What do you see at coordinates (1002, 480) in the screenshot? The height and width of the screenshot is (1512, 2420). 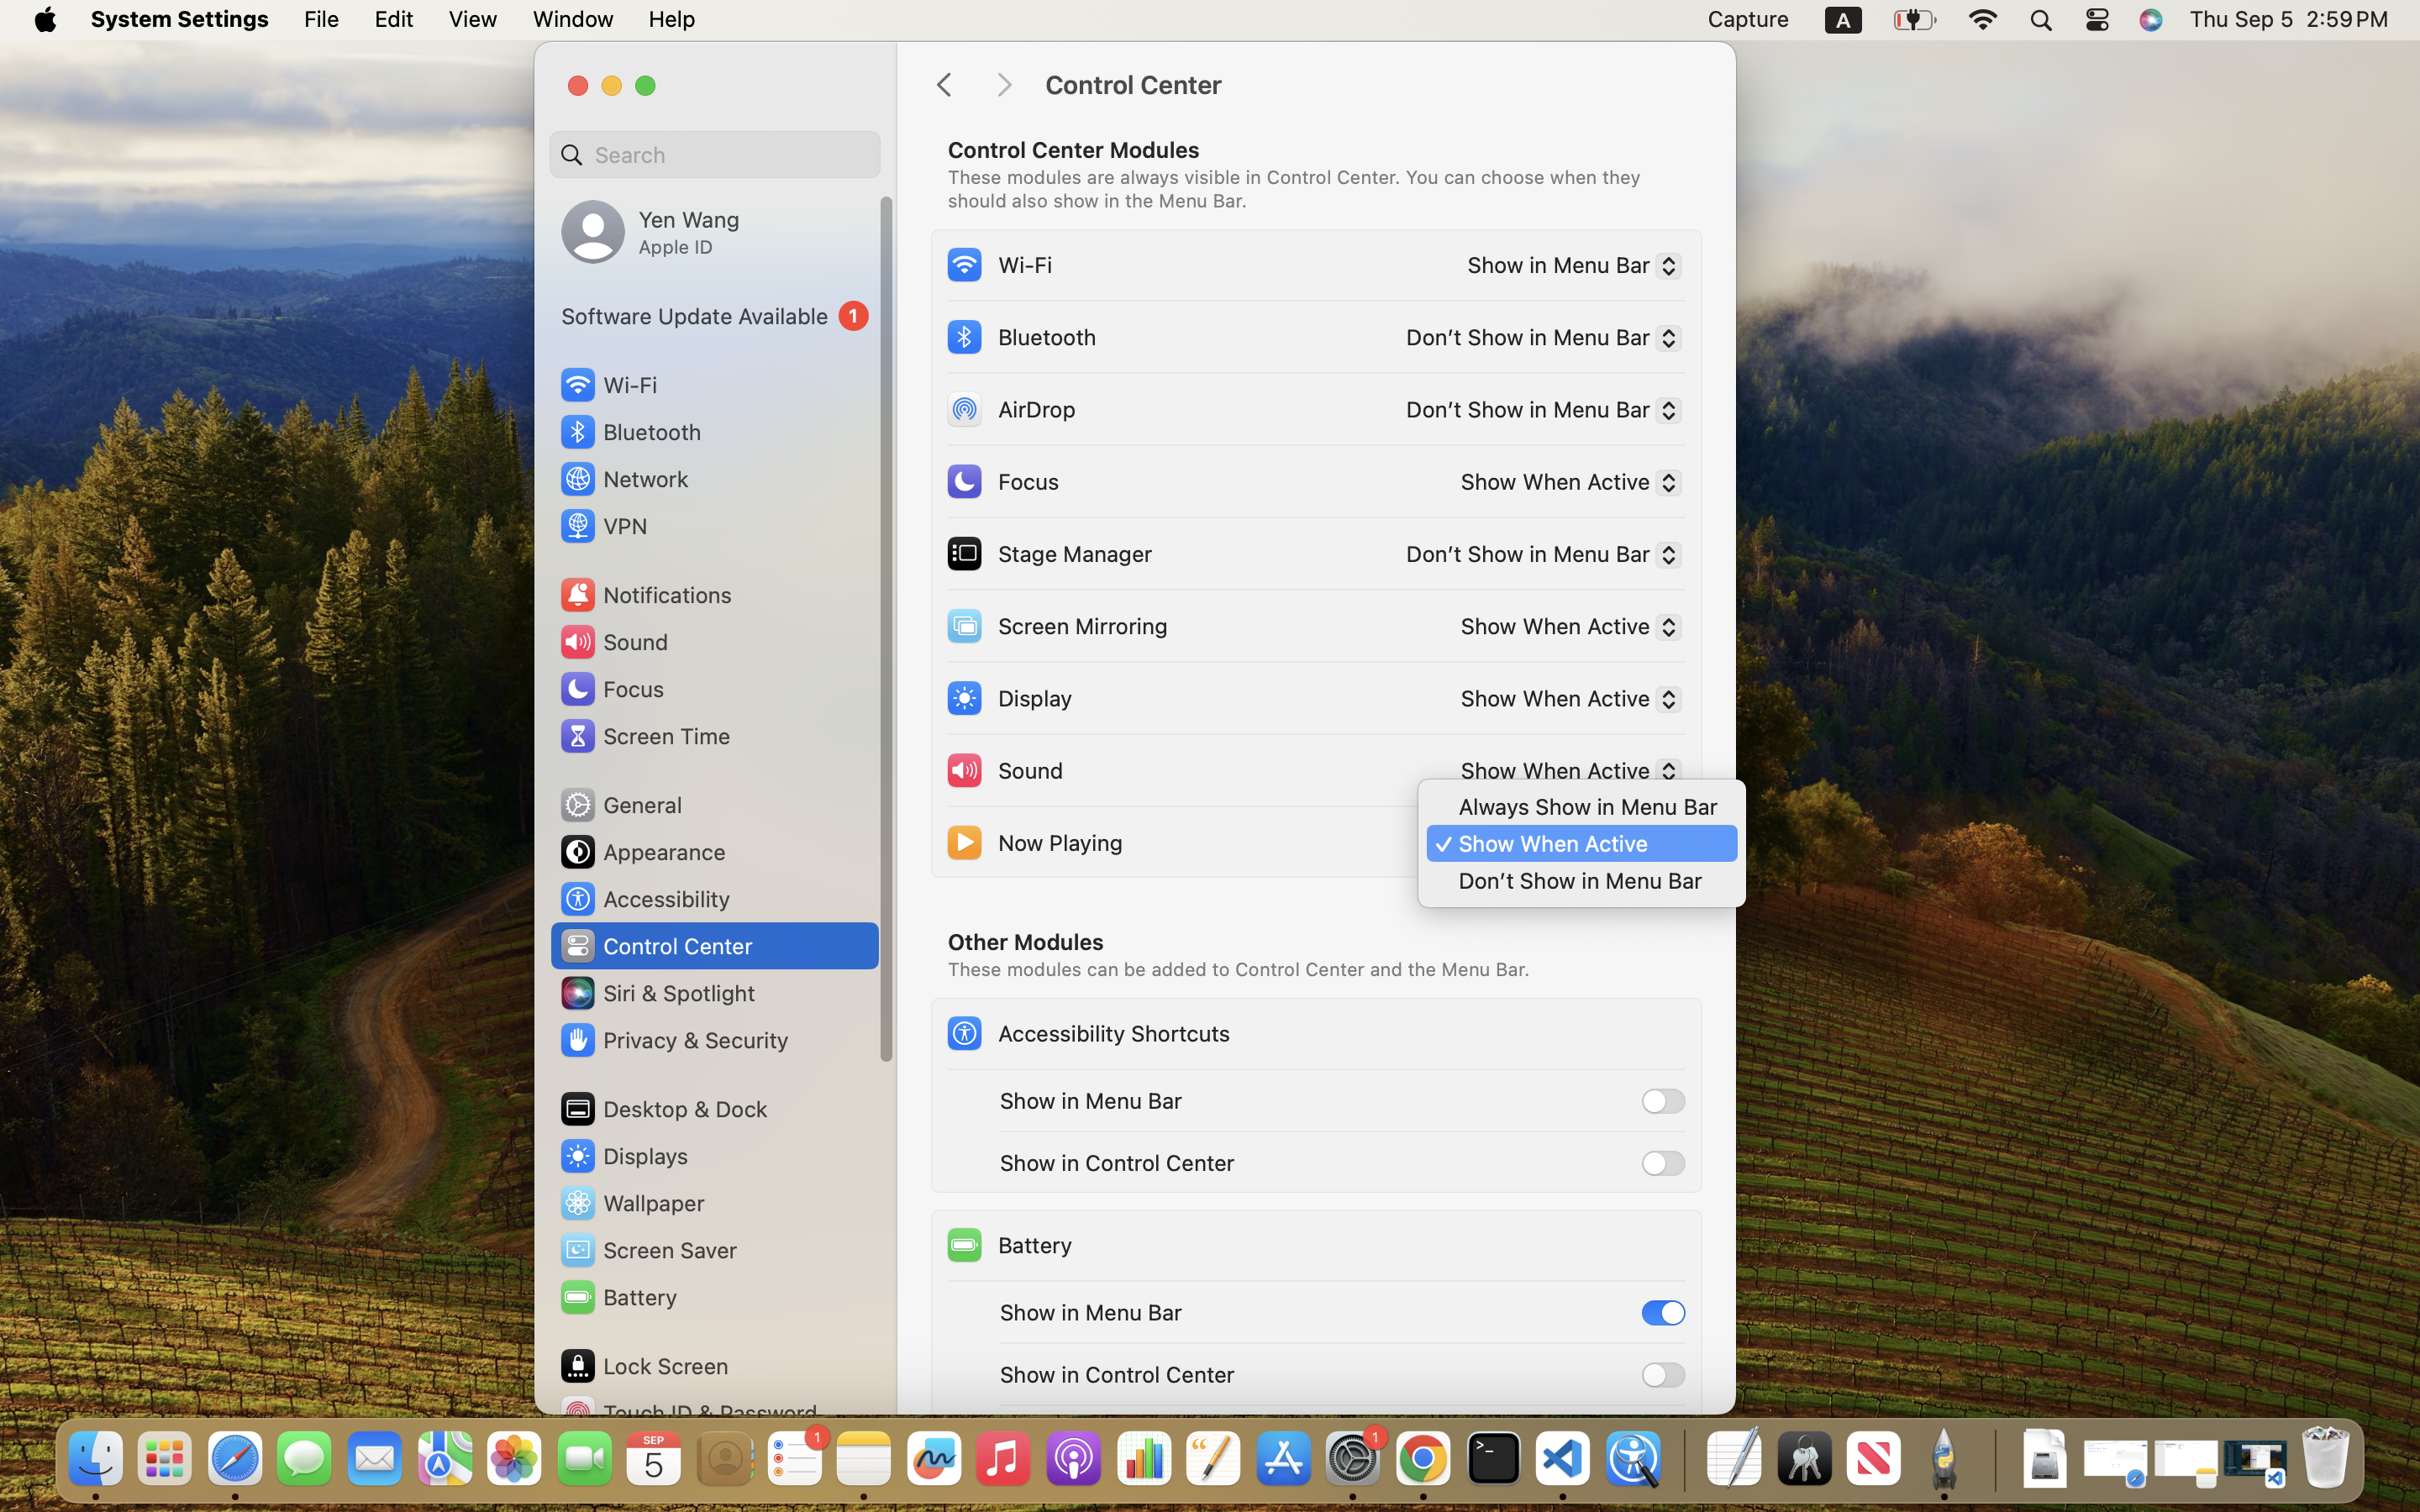 I see `'Focus'` at bounding box center [1002, 480].